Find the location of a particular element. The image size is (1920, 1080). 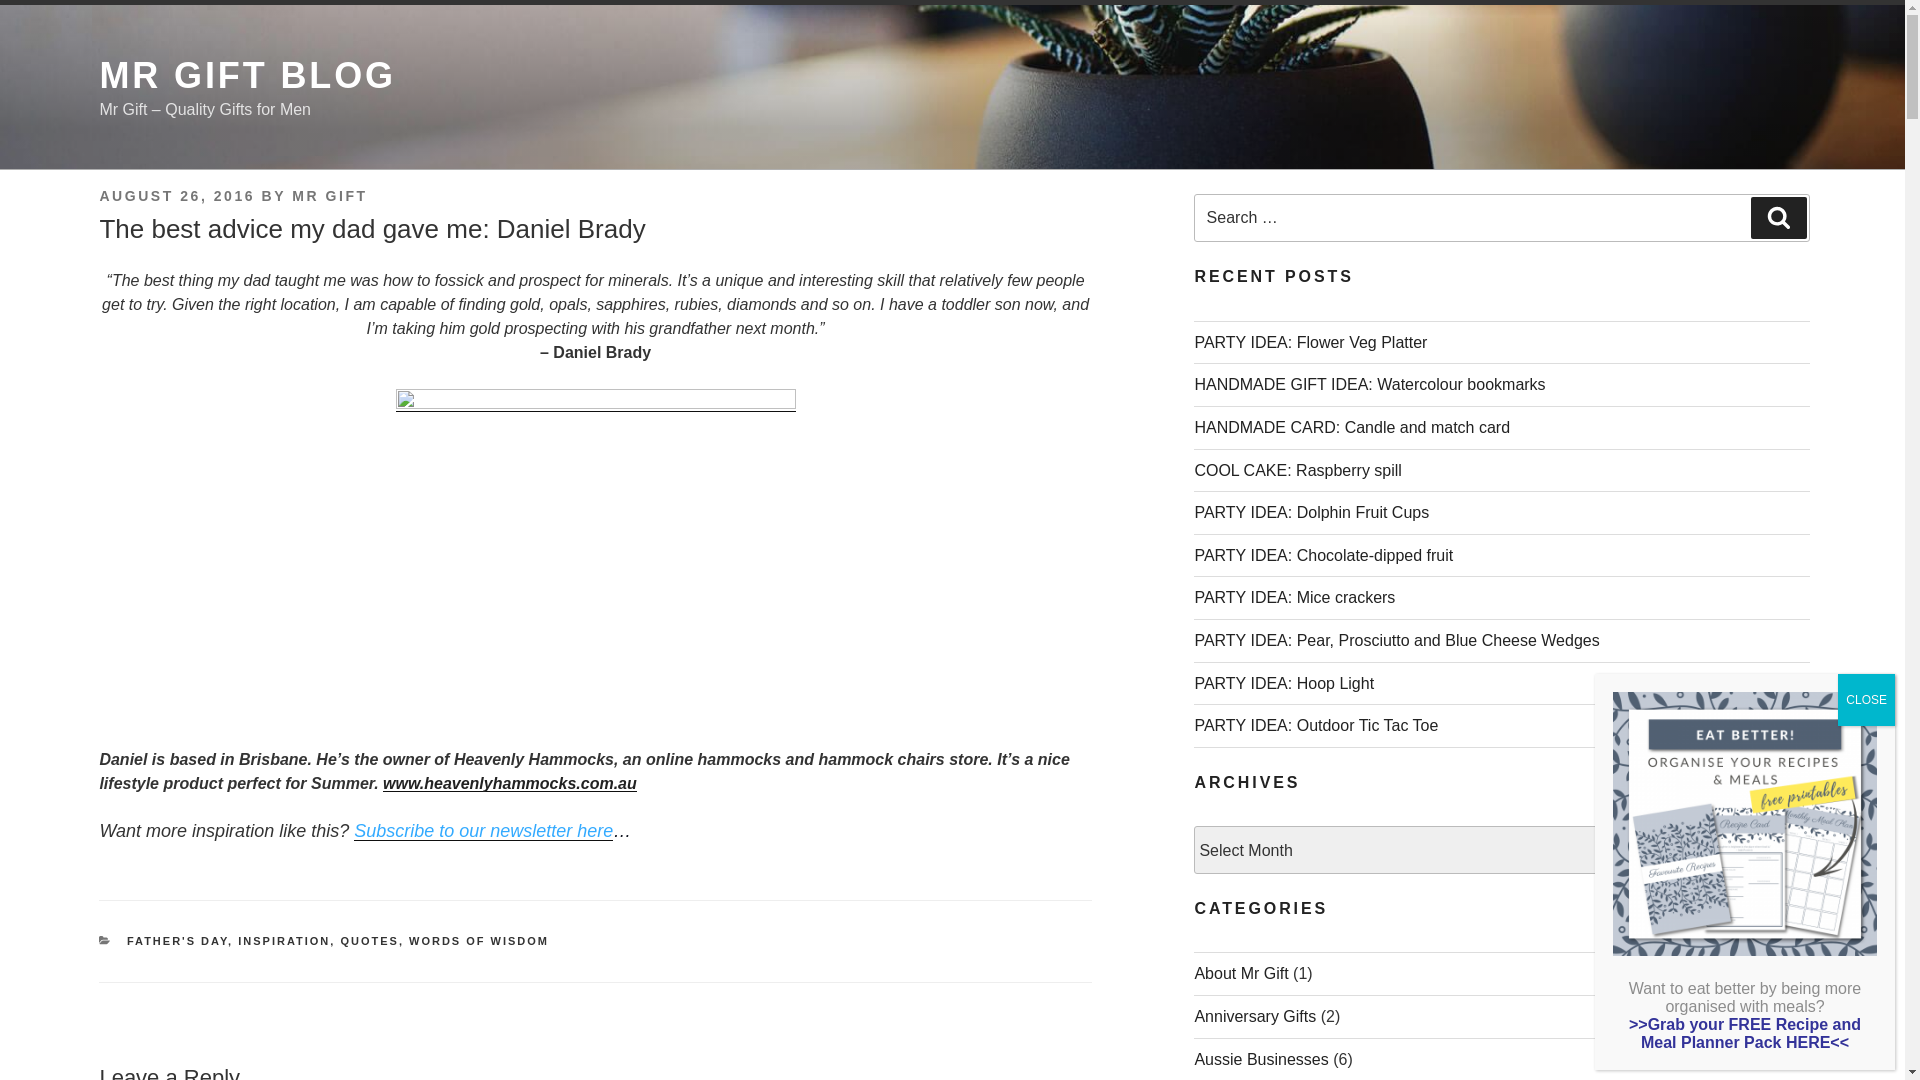

'WORDS OF WISDOM' is located at coordinates (478, 941).